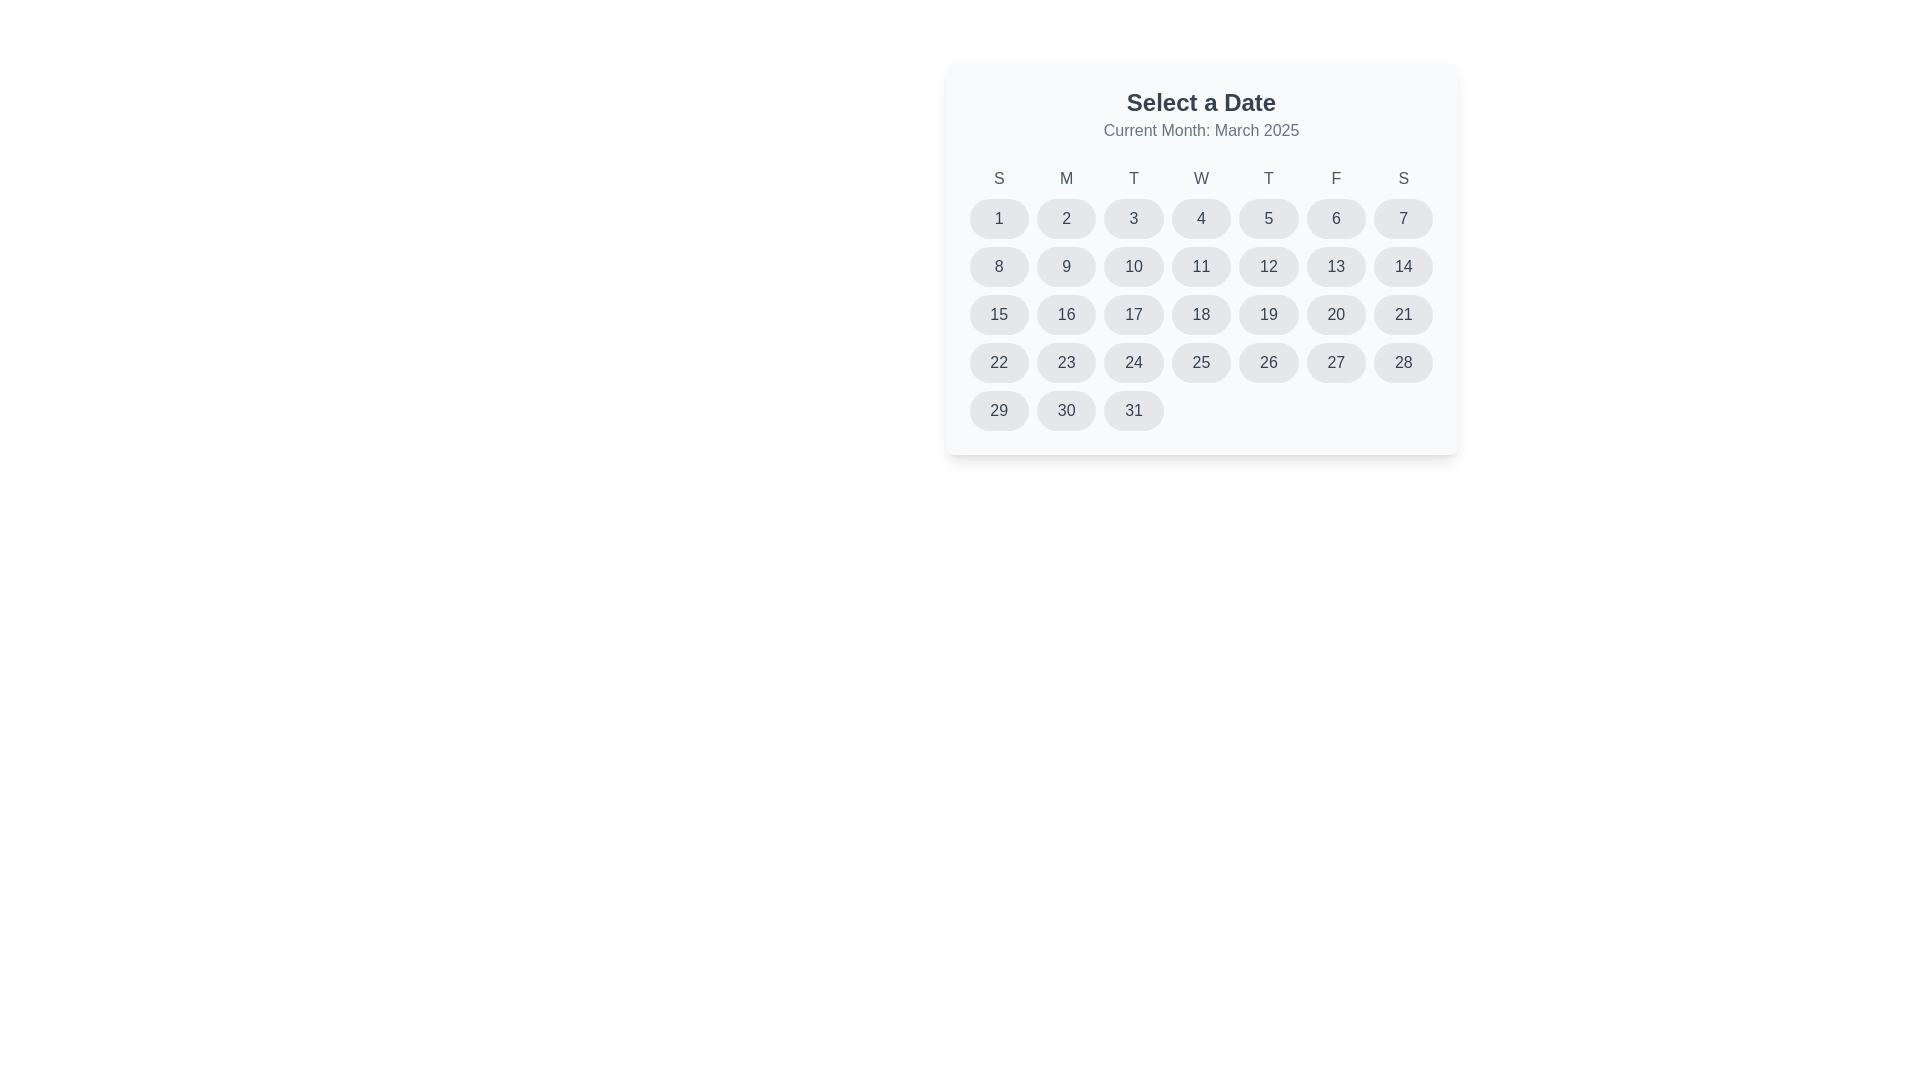 The image size is (1920, 1080). Describe the element at coordinates (1336, 315) in the screenshot. I see `the selectable date button representing the 20th day of the month in the calendar interface` at that location.